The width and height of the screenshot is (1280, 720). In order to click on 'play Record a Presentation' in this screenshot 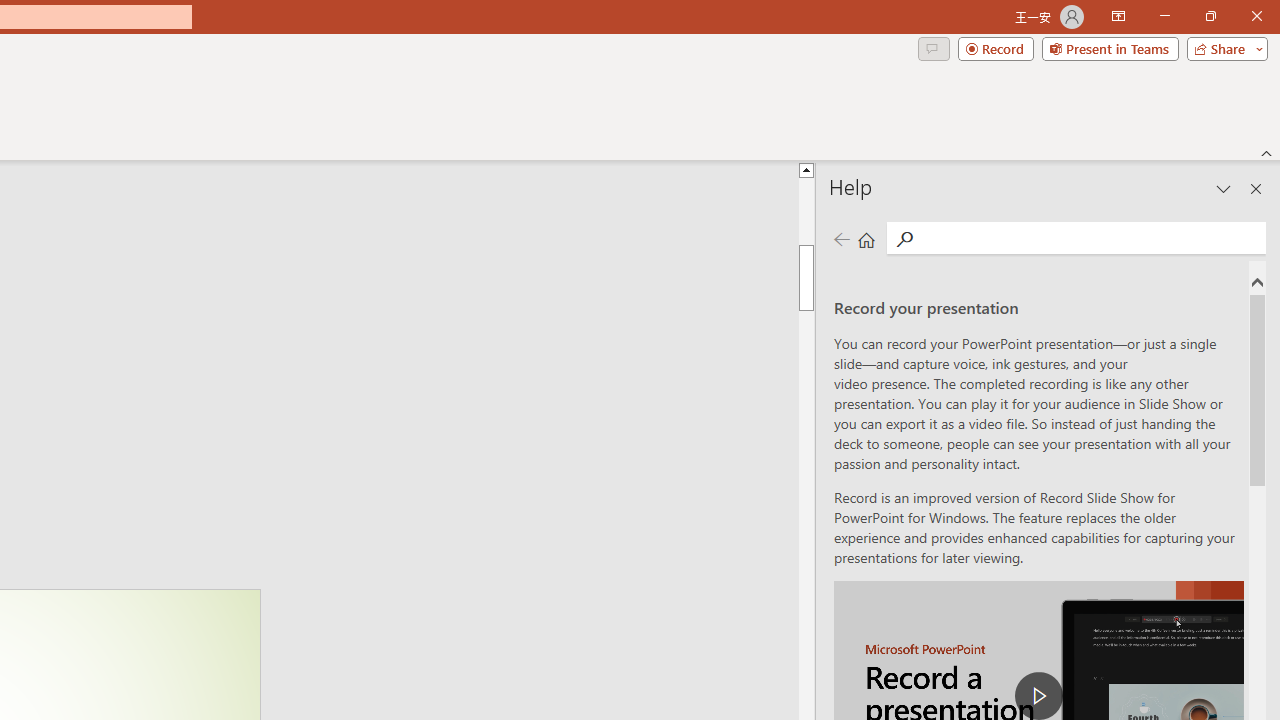, I will do `click(1038, 694)`.